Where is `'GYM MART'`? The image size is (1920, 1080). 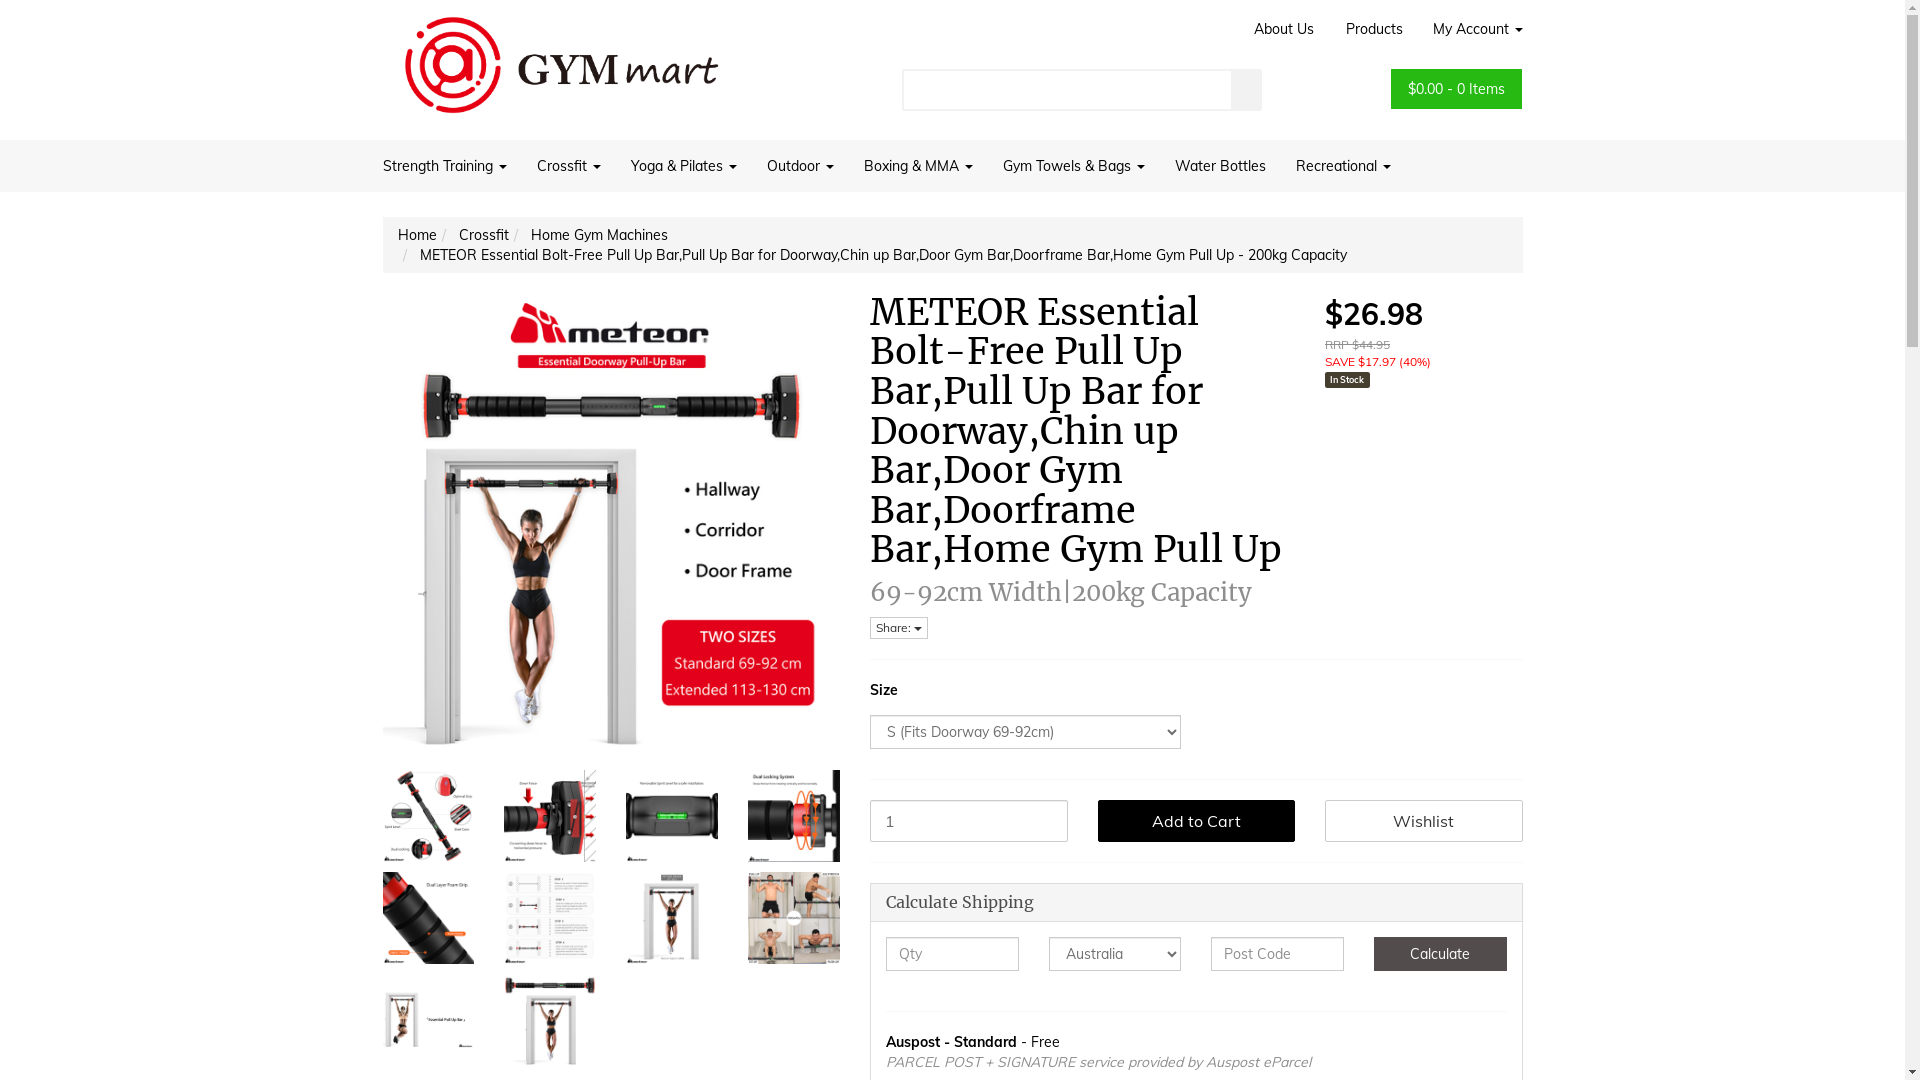 'GYM MART' is located at coordinates (560, 56).